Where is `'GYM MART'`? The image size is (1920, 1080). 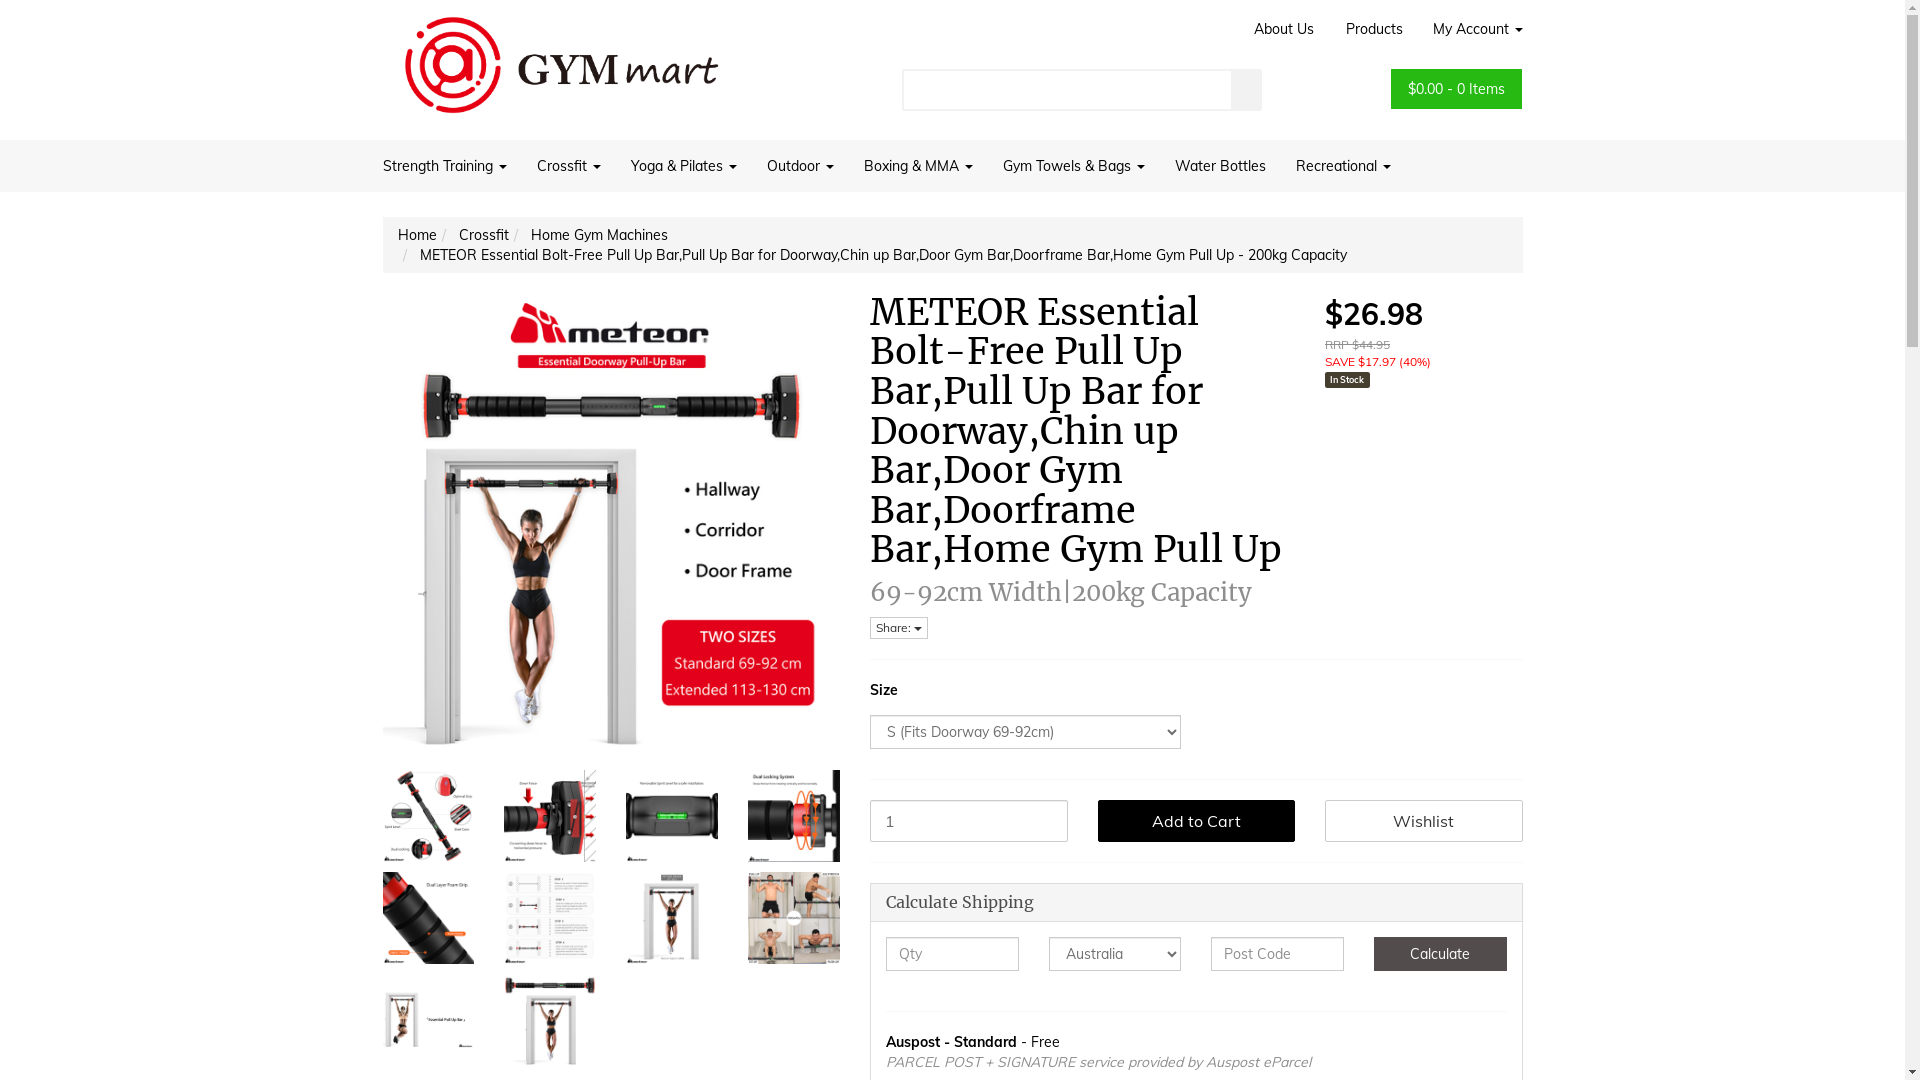 'GYM MART' is located at coordinates (560, 56).